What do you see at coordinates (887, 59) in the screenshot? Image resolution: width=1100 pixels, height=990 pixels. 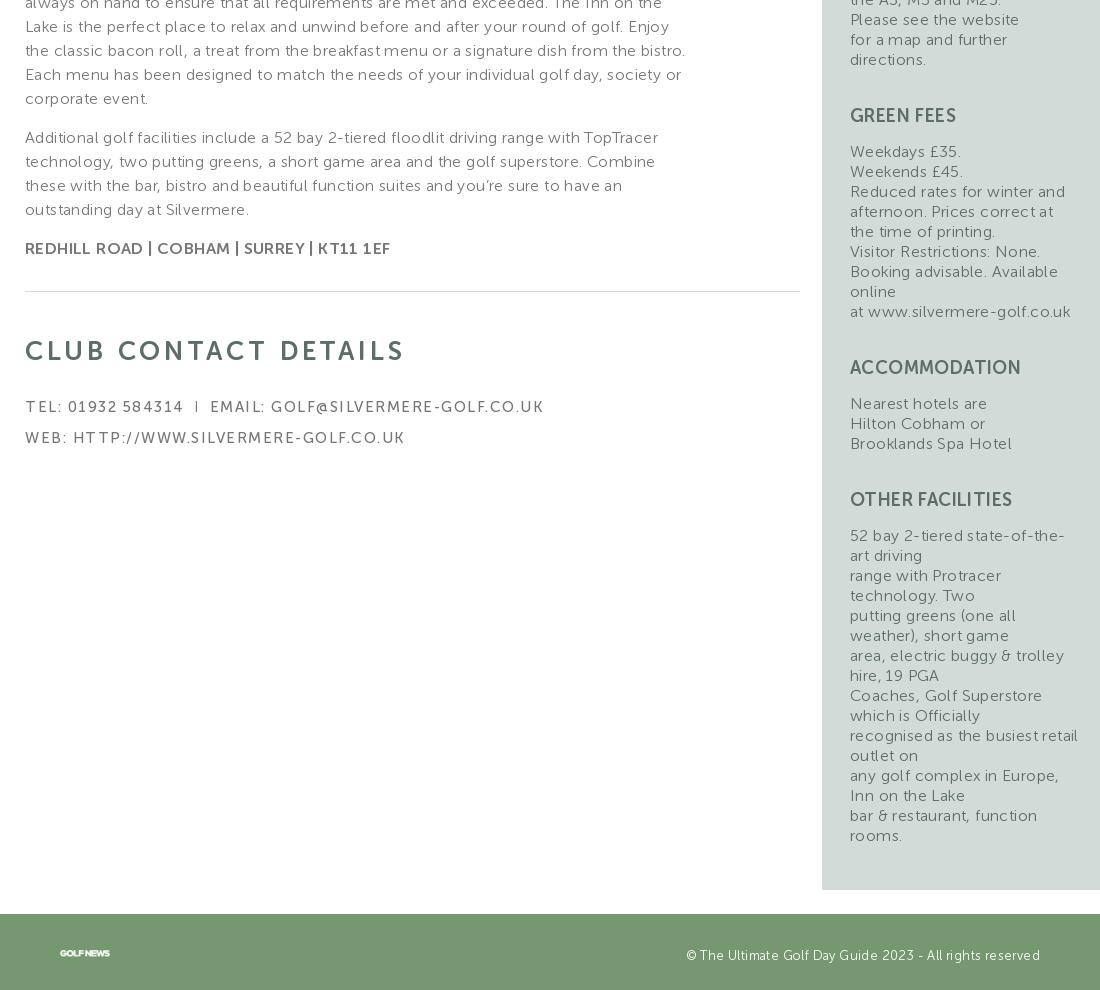 I see `'directions.'` at bounding box center [887, 59].